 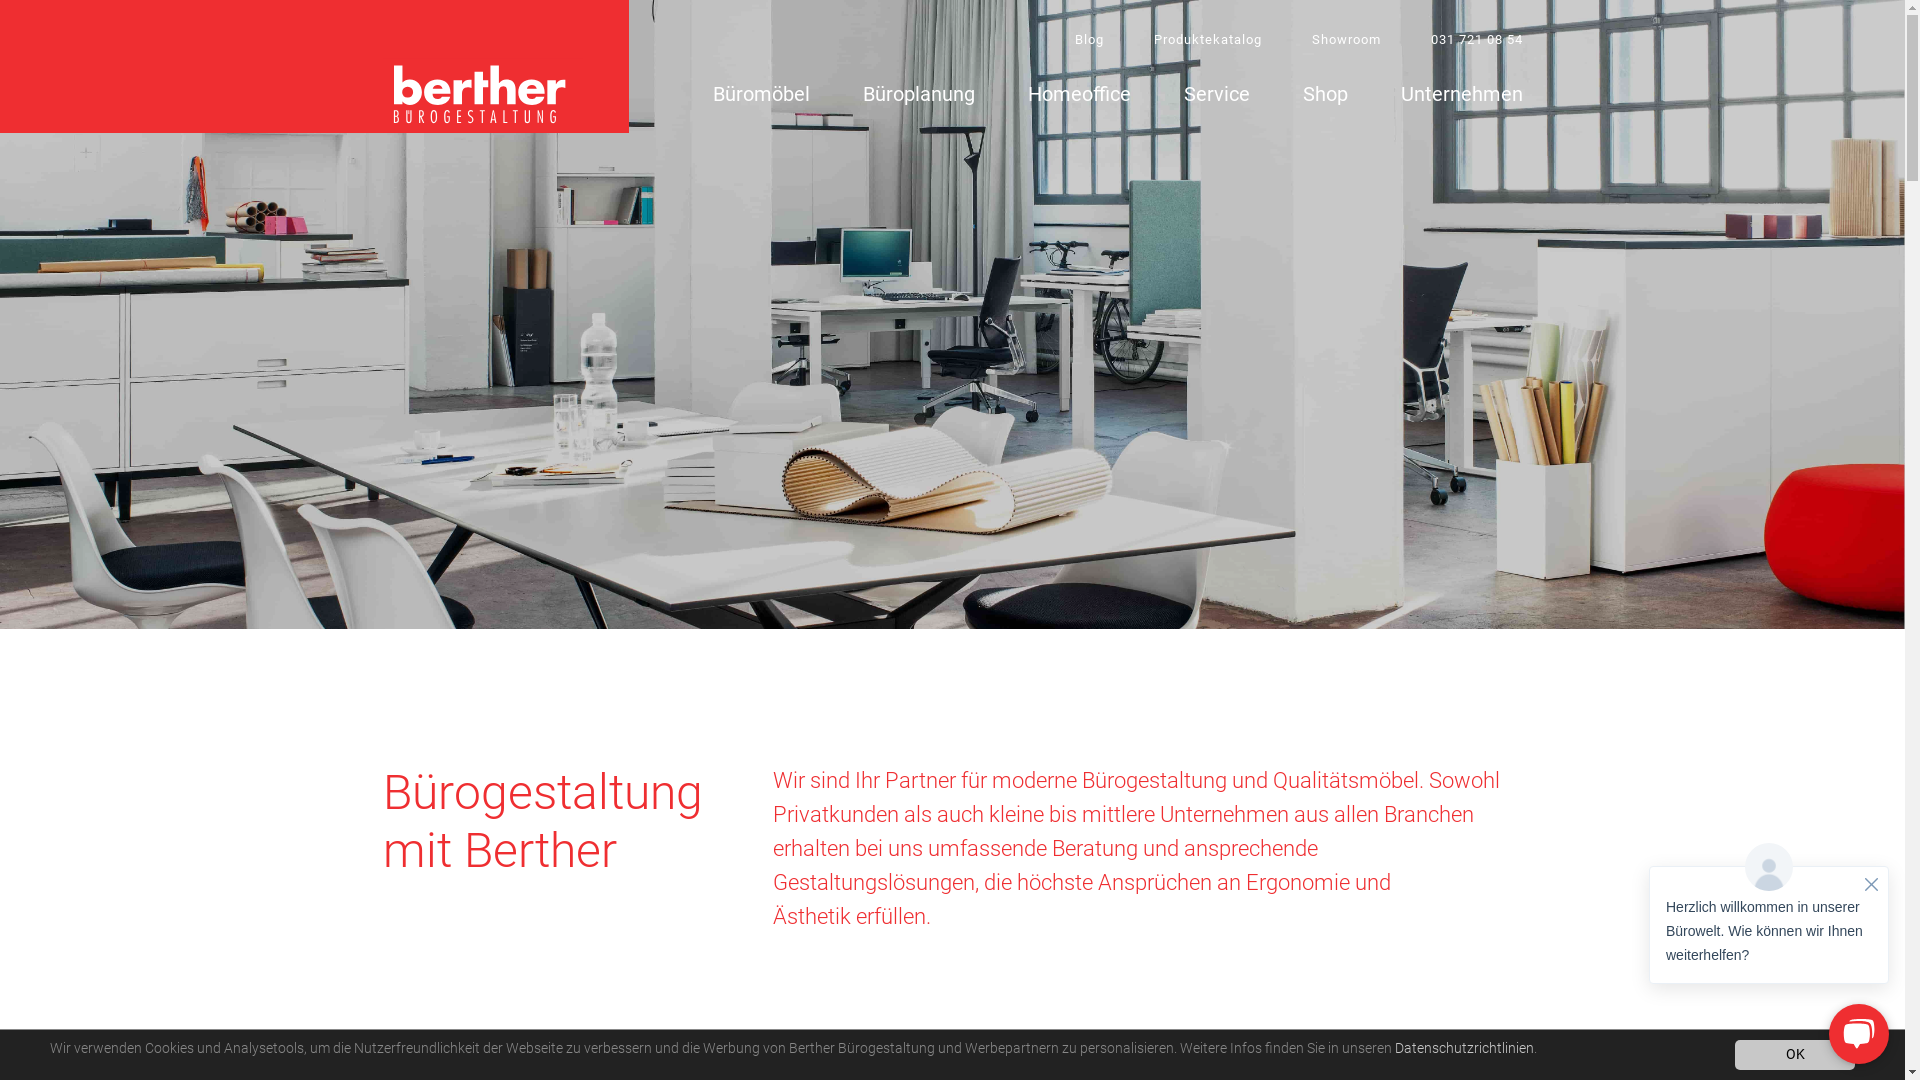 I want to click on 'Service', so click(x=1216, y=97).